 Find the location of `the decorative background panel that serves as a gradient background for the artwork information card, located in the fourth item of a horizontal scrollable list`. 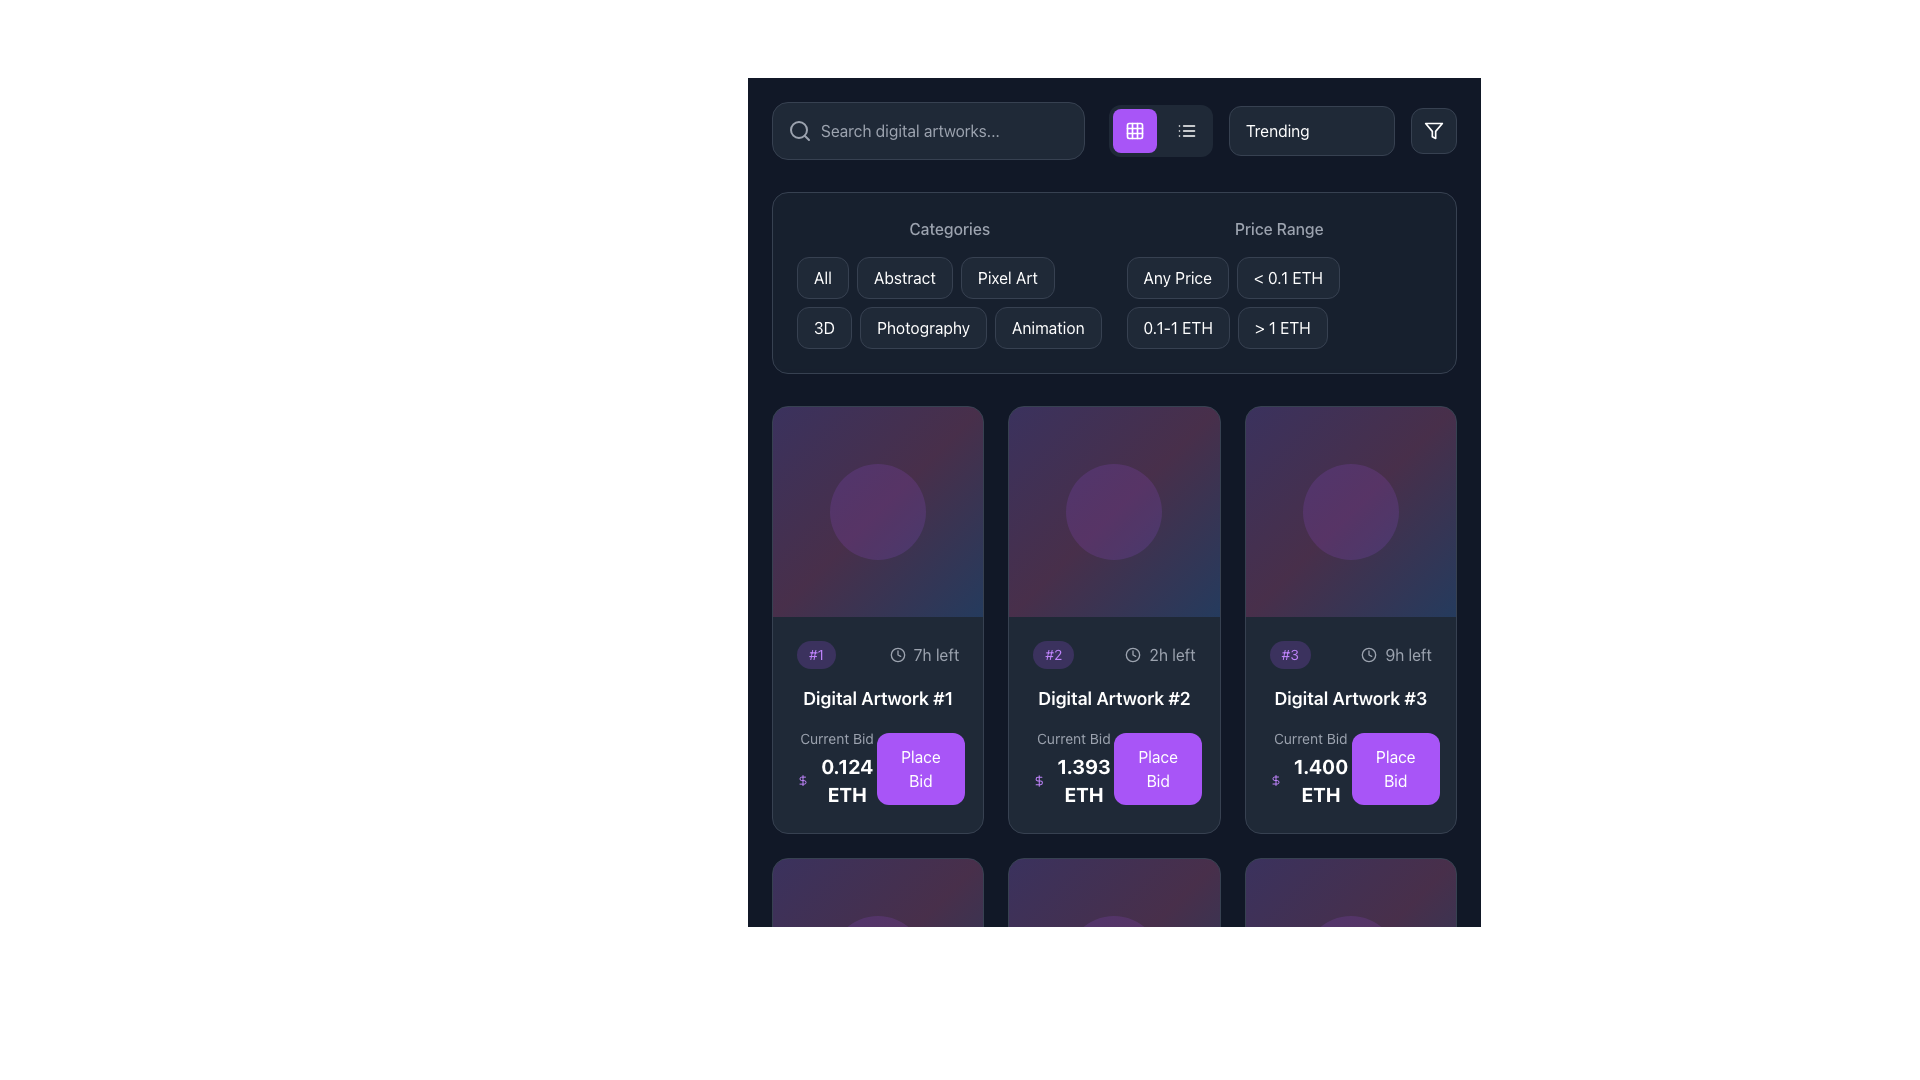

the decorative background panel that serves as a gradient background for the artwork information card, located in the fourth item of a horizontal scrollable list is located at coordinates (1113, 963).